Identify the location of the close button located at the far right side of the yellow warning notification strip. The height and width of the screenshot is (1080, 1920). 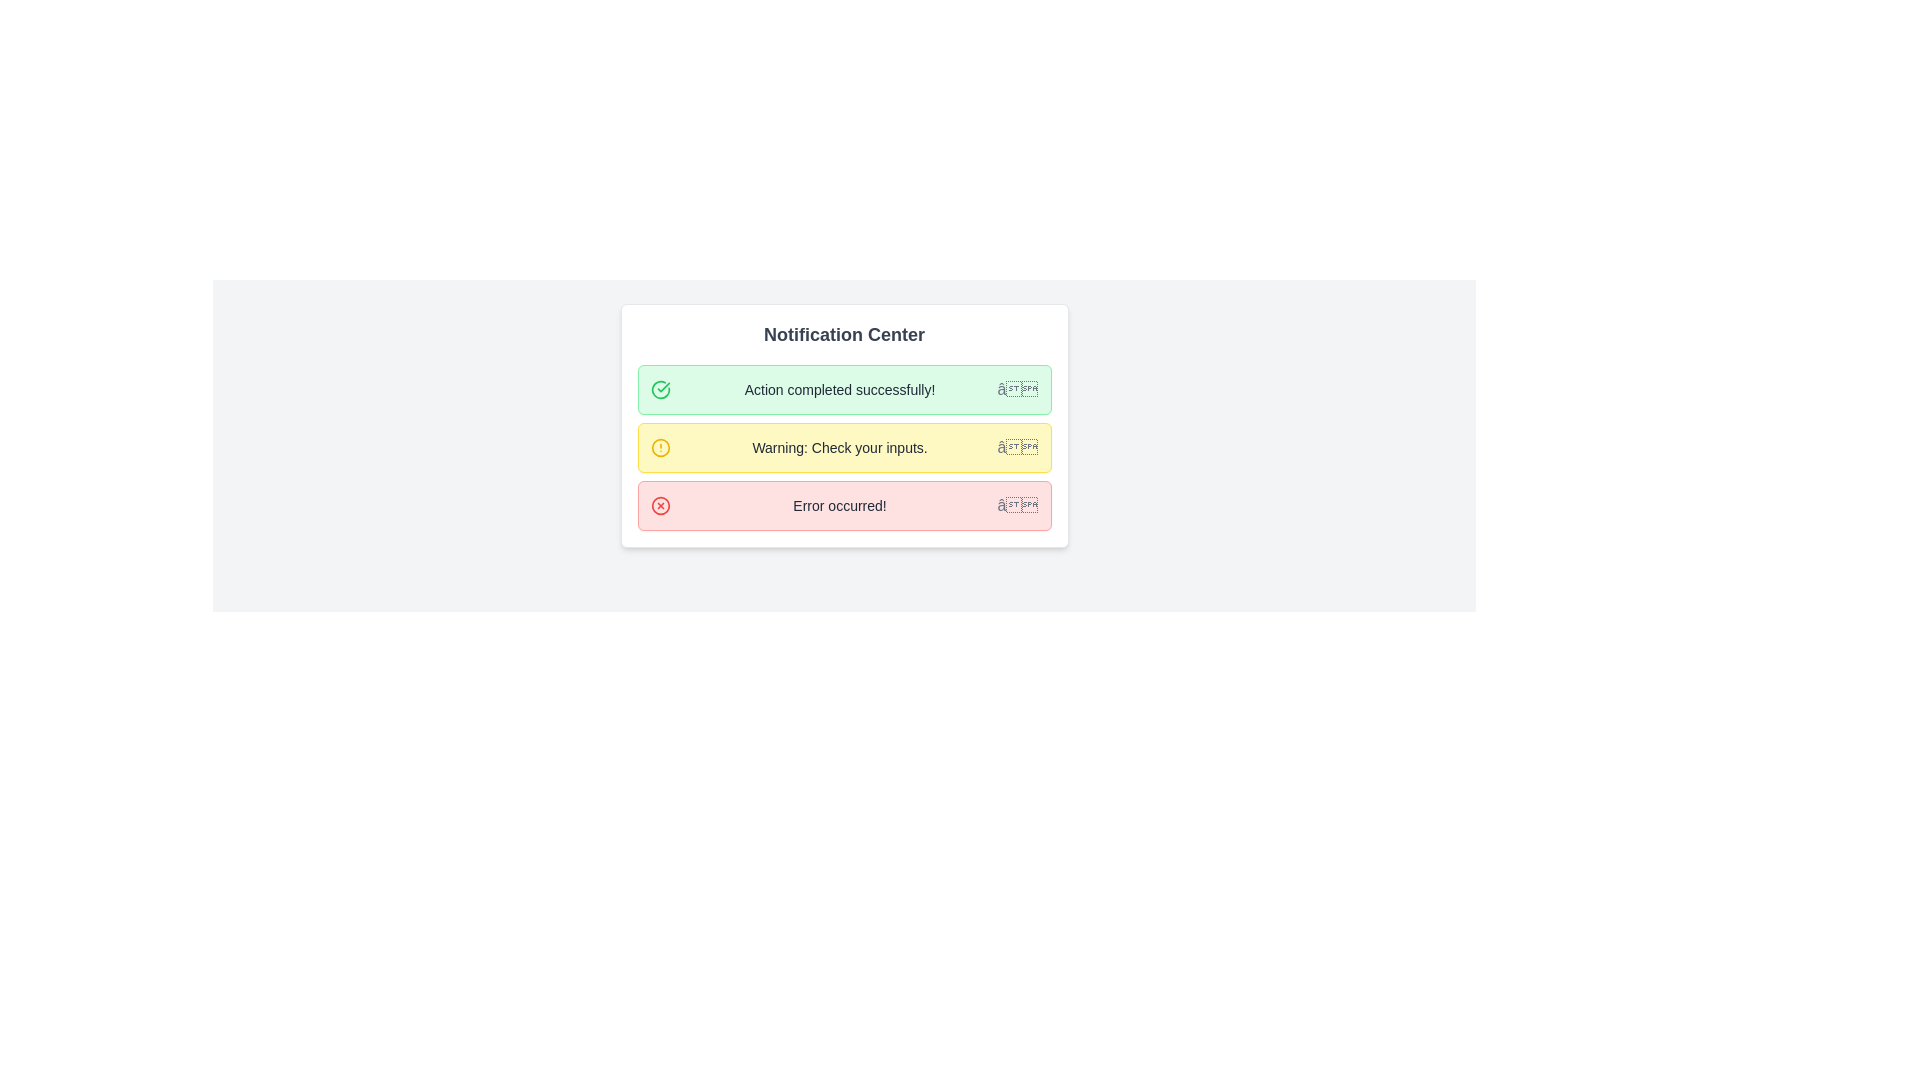
(1017, 446).